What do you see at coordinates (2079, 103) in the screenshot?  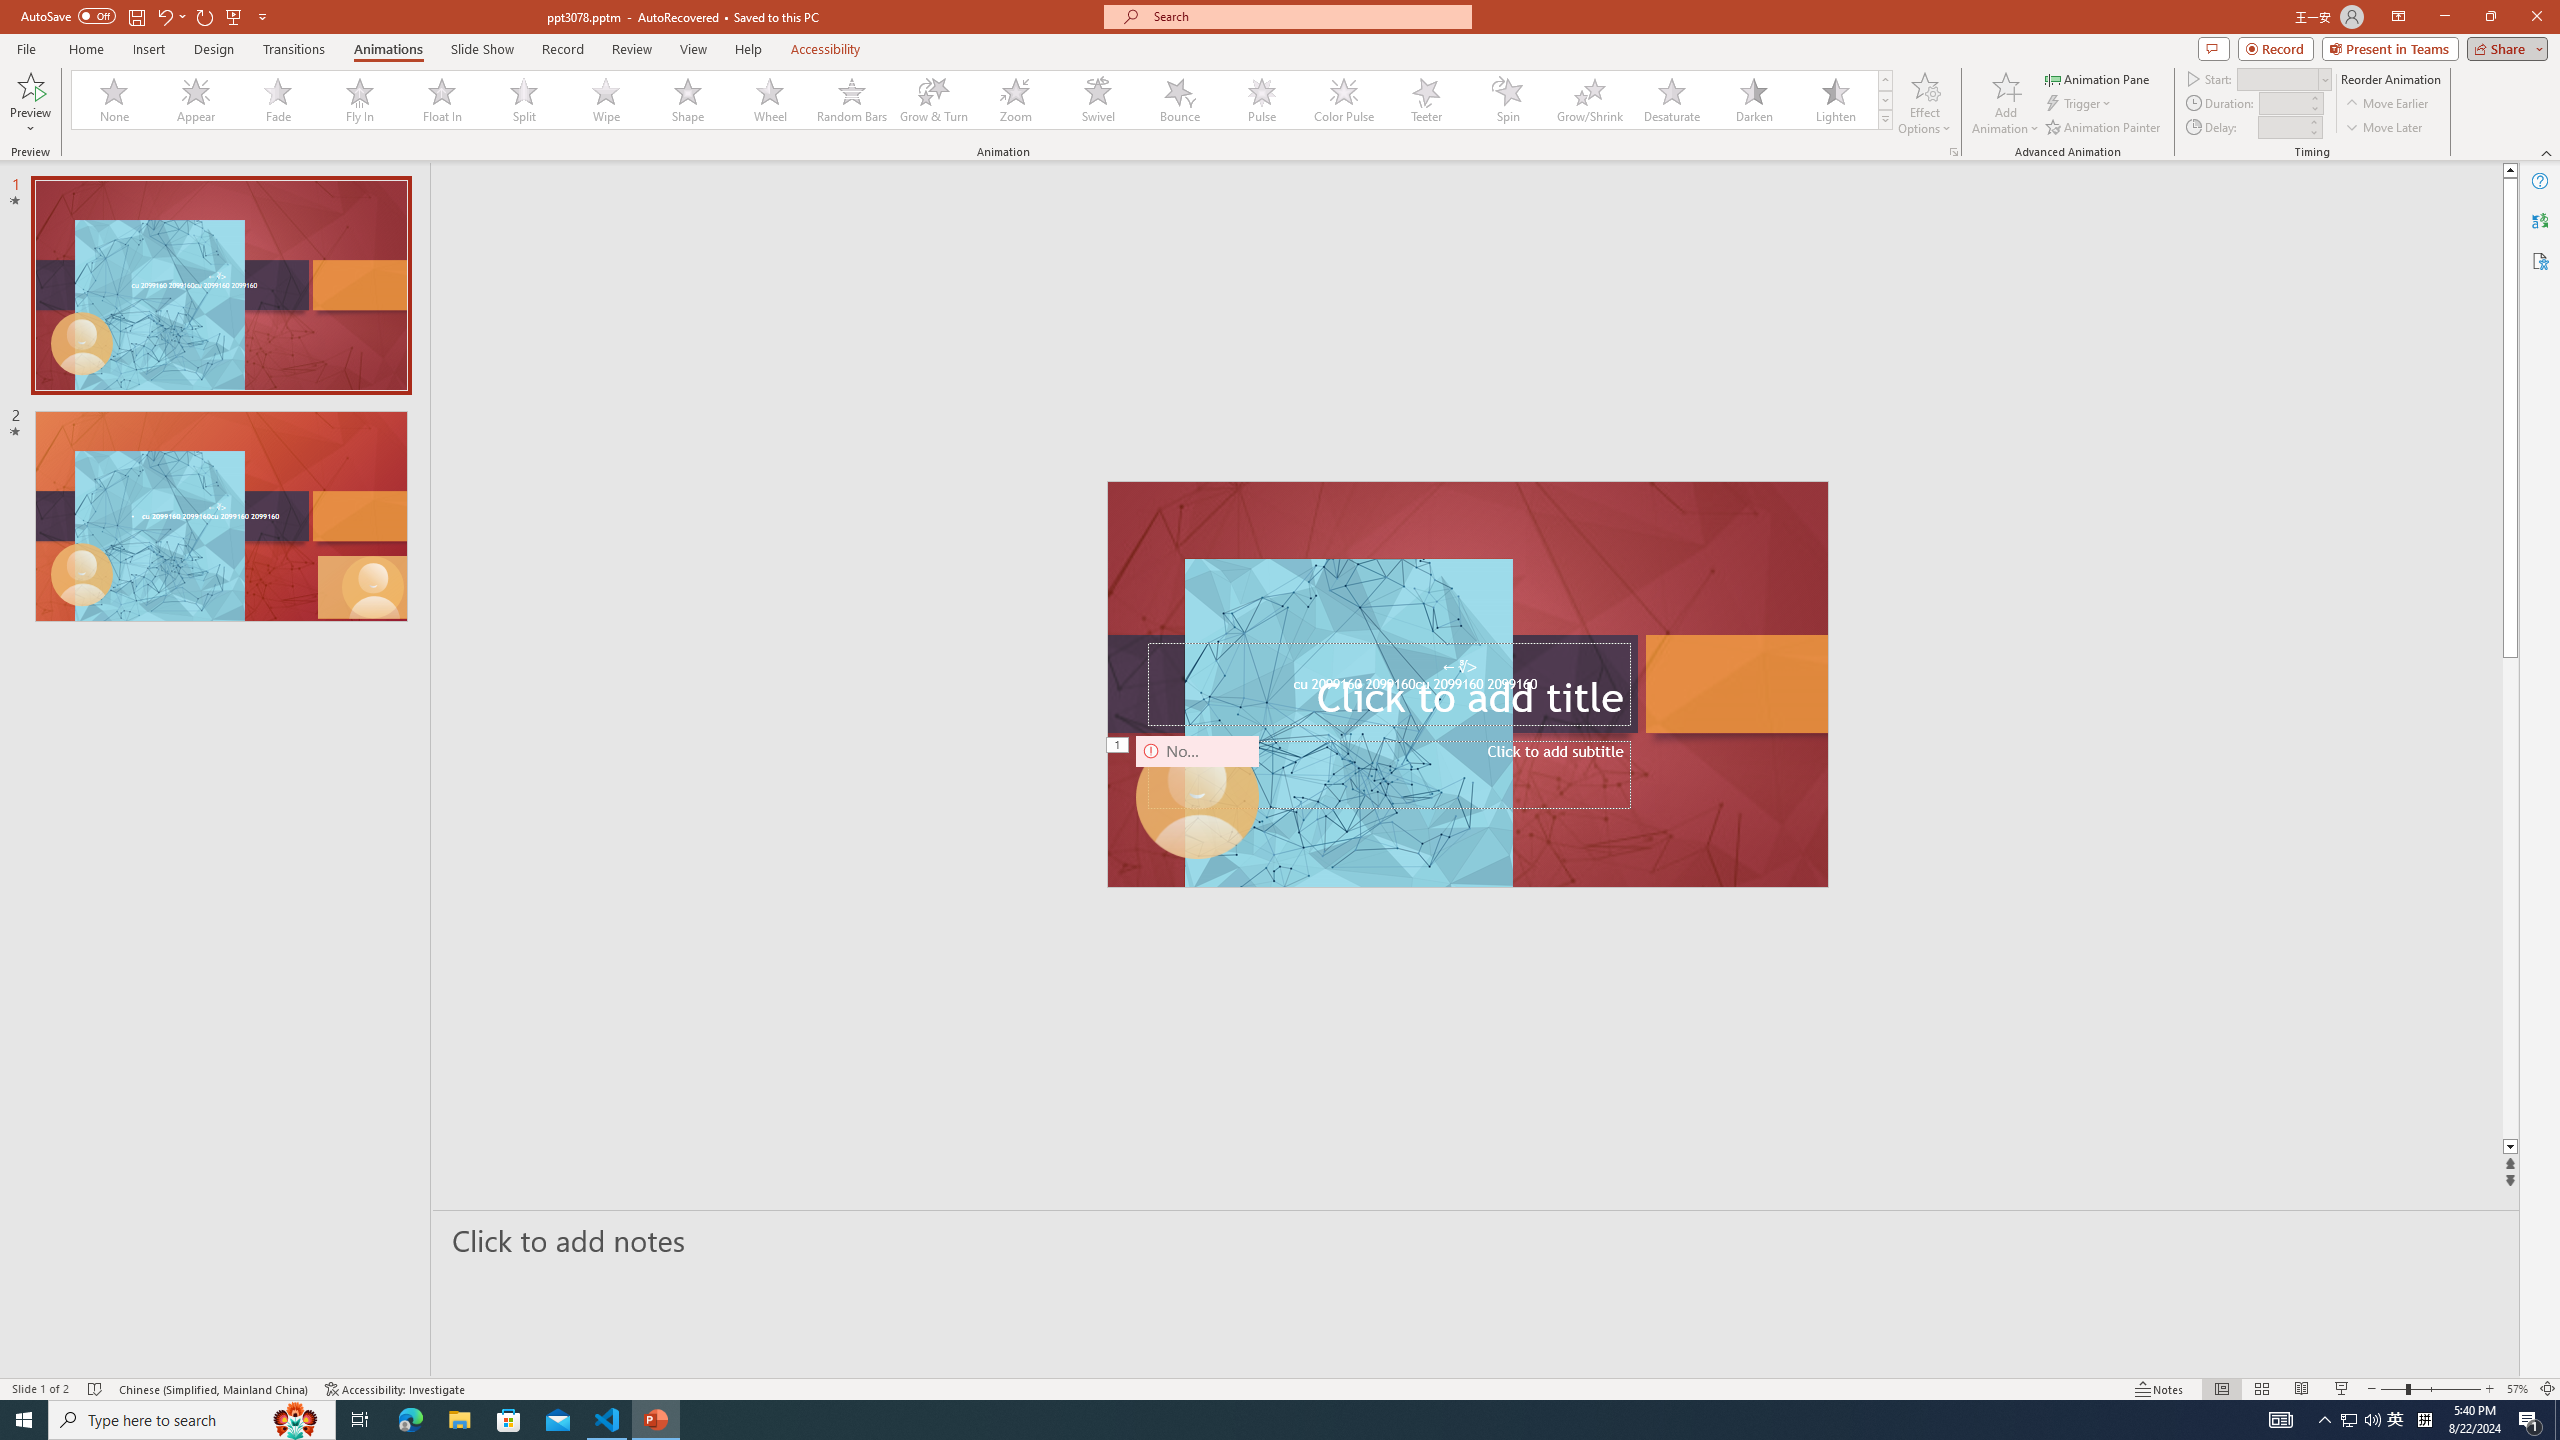 I see `'Trigger'` at bounding box center [2079, 103].